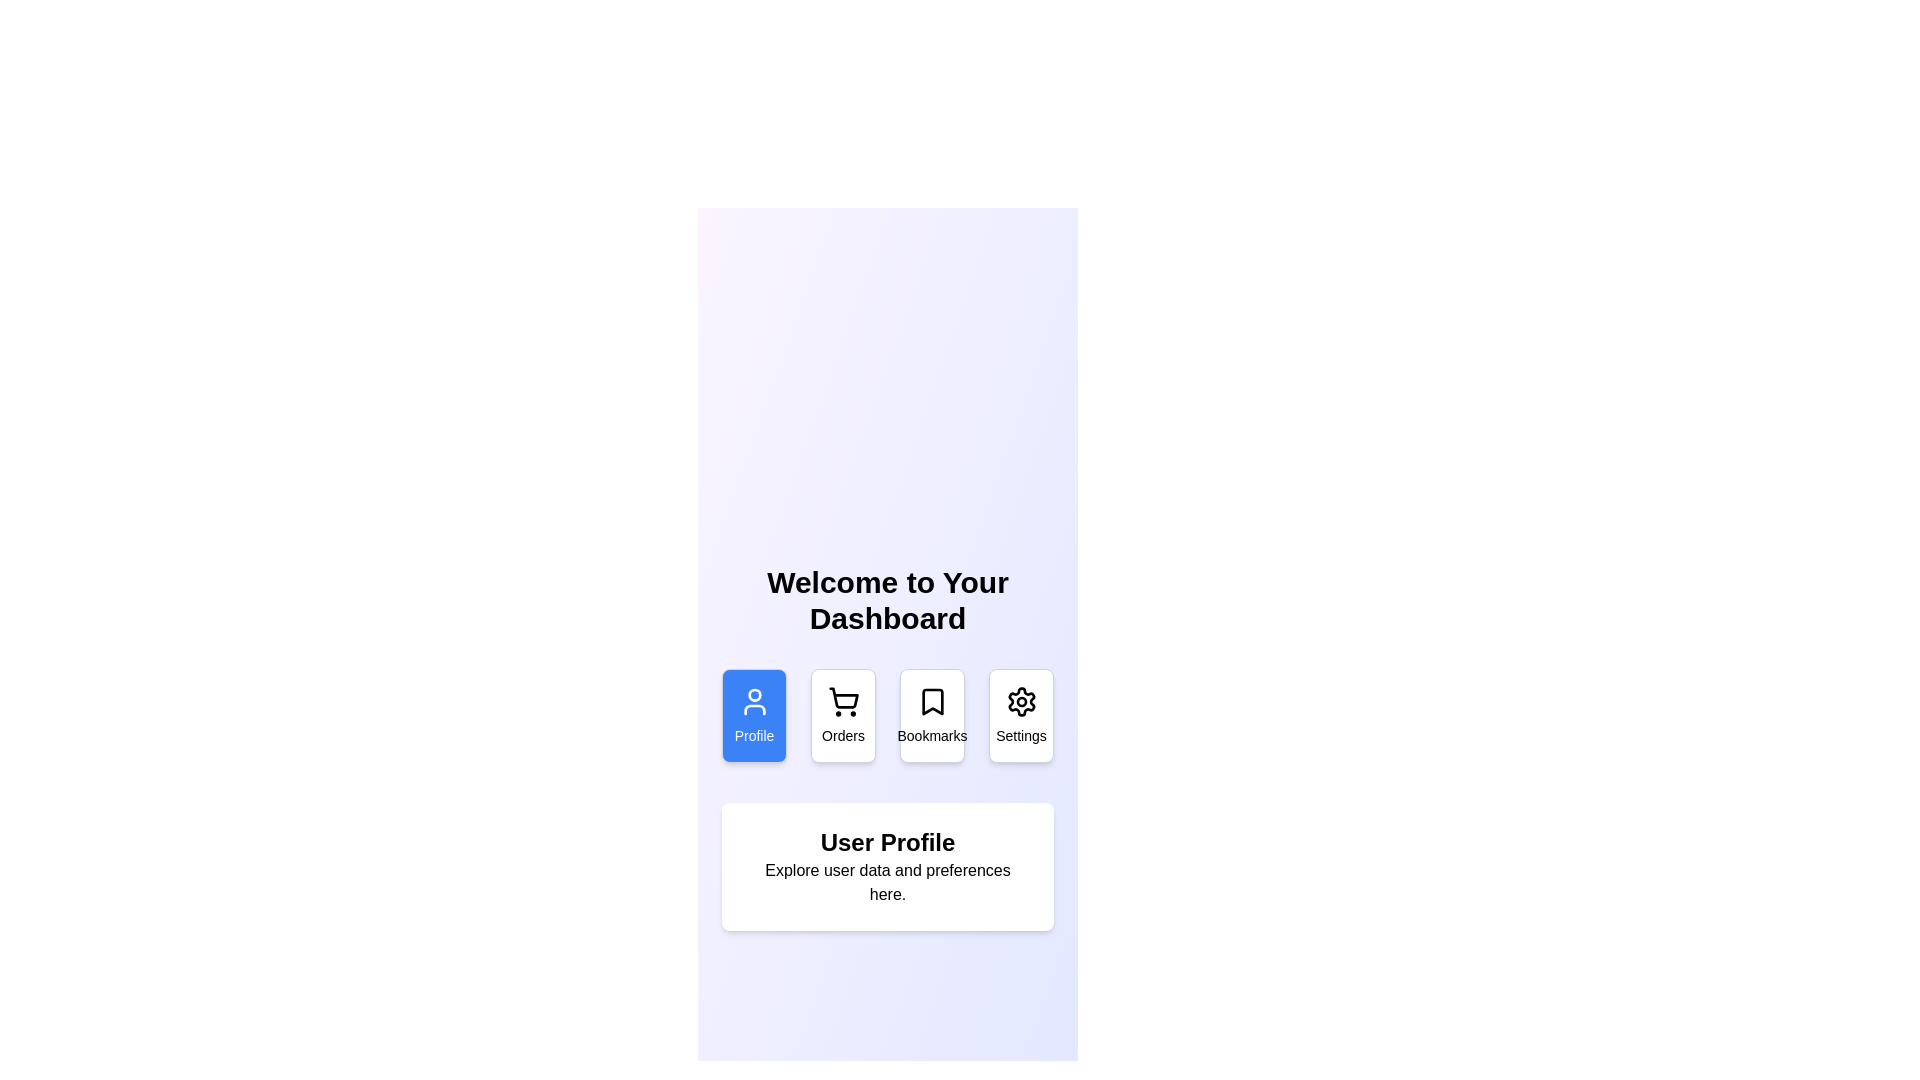 The height and width of the screenshot is (1080, 1920). I want to click on the circular decorative element located at the upper side of the user profile icon within the 'Profile' button in the dashboard interface, so click(753, 694).